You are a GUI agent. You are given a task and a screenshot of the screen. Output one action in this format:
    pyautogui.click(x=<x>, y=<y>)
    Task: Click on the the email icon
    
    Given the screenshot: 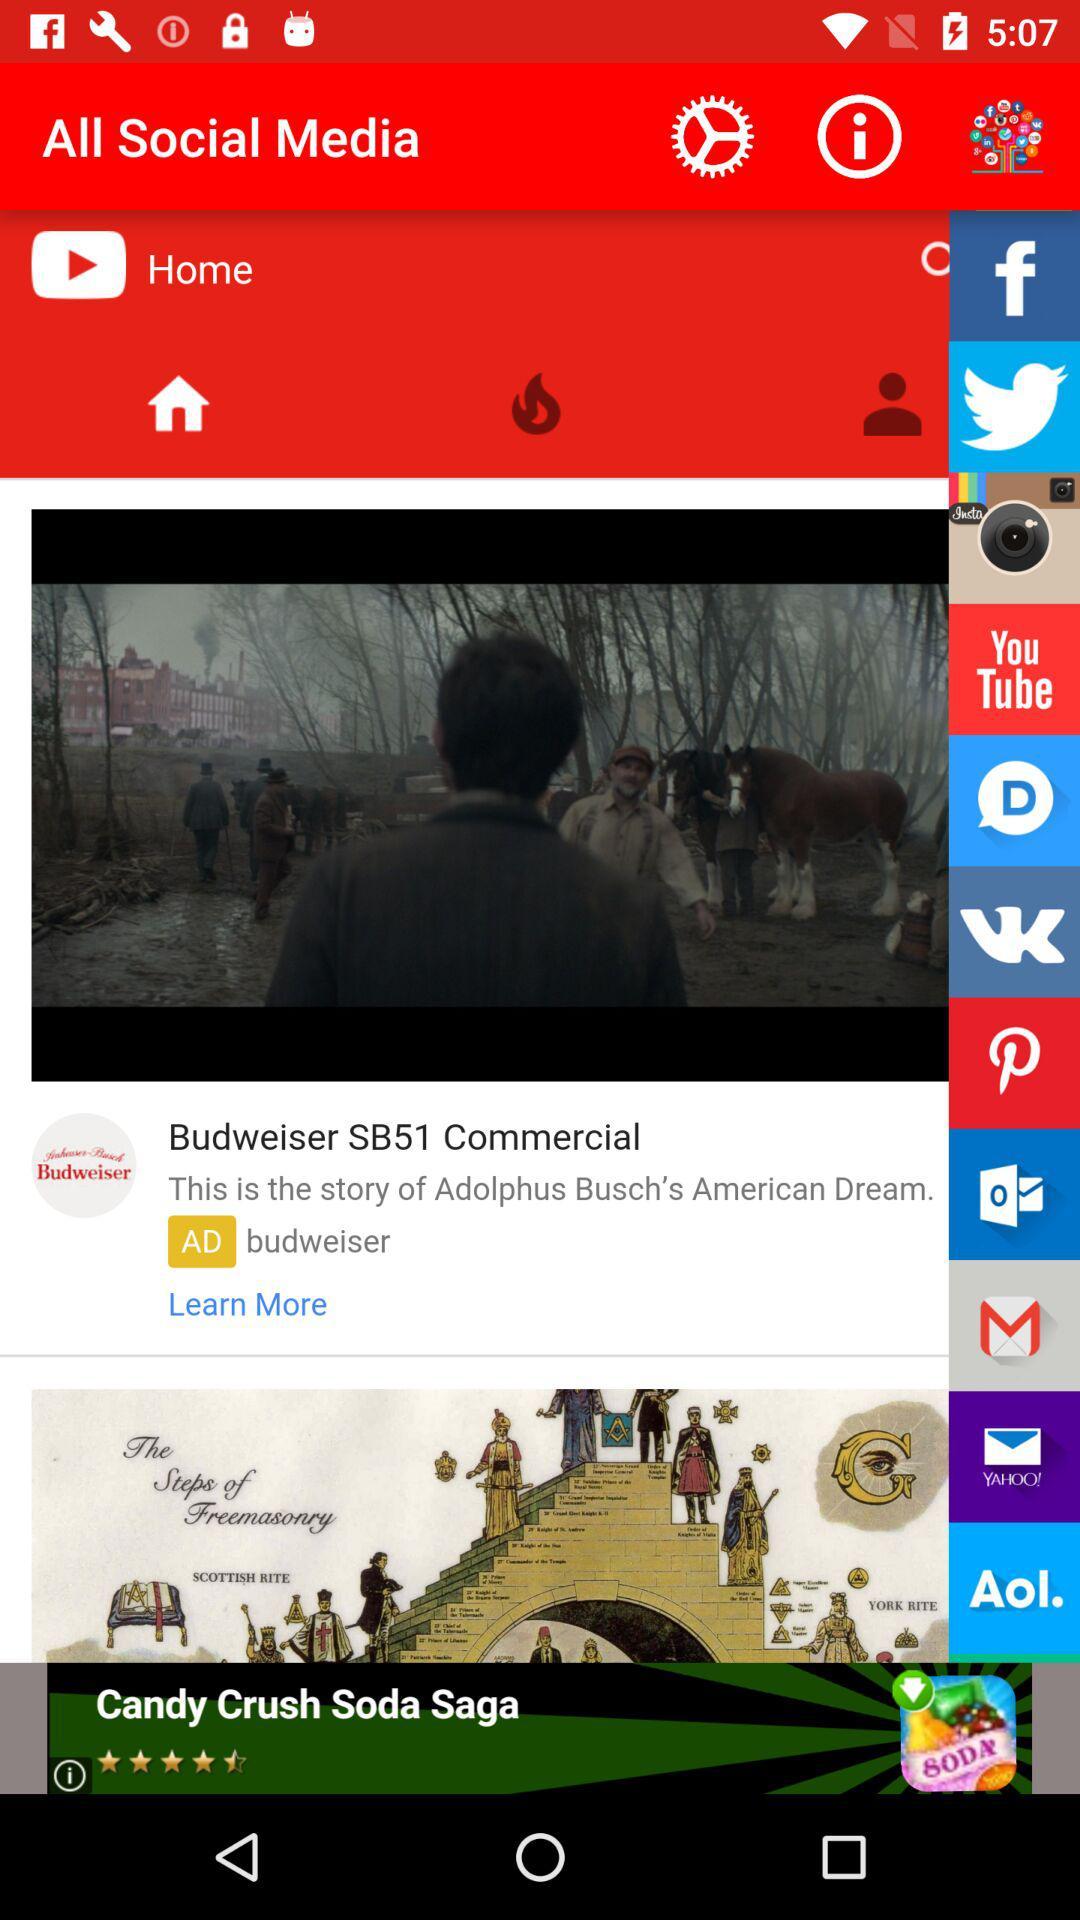 What is the action you would take?
    pyautogui.click(x=1014, y=1194)
    